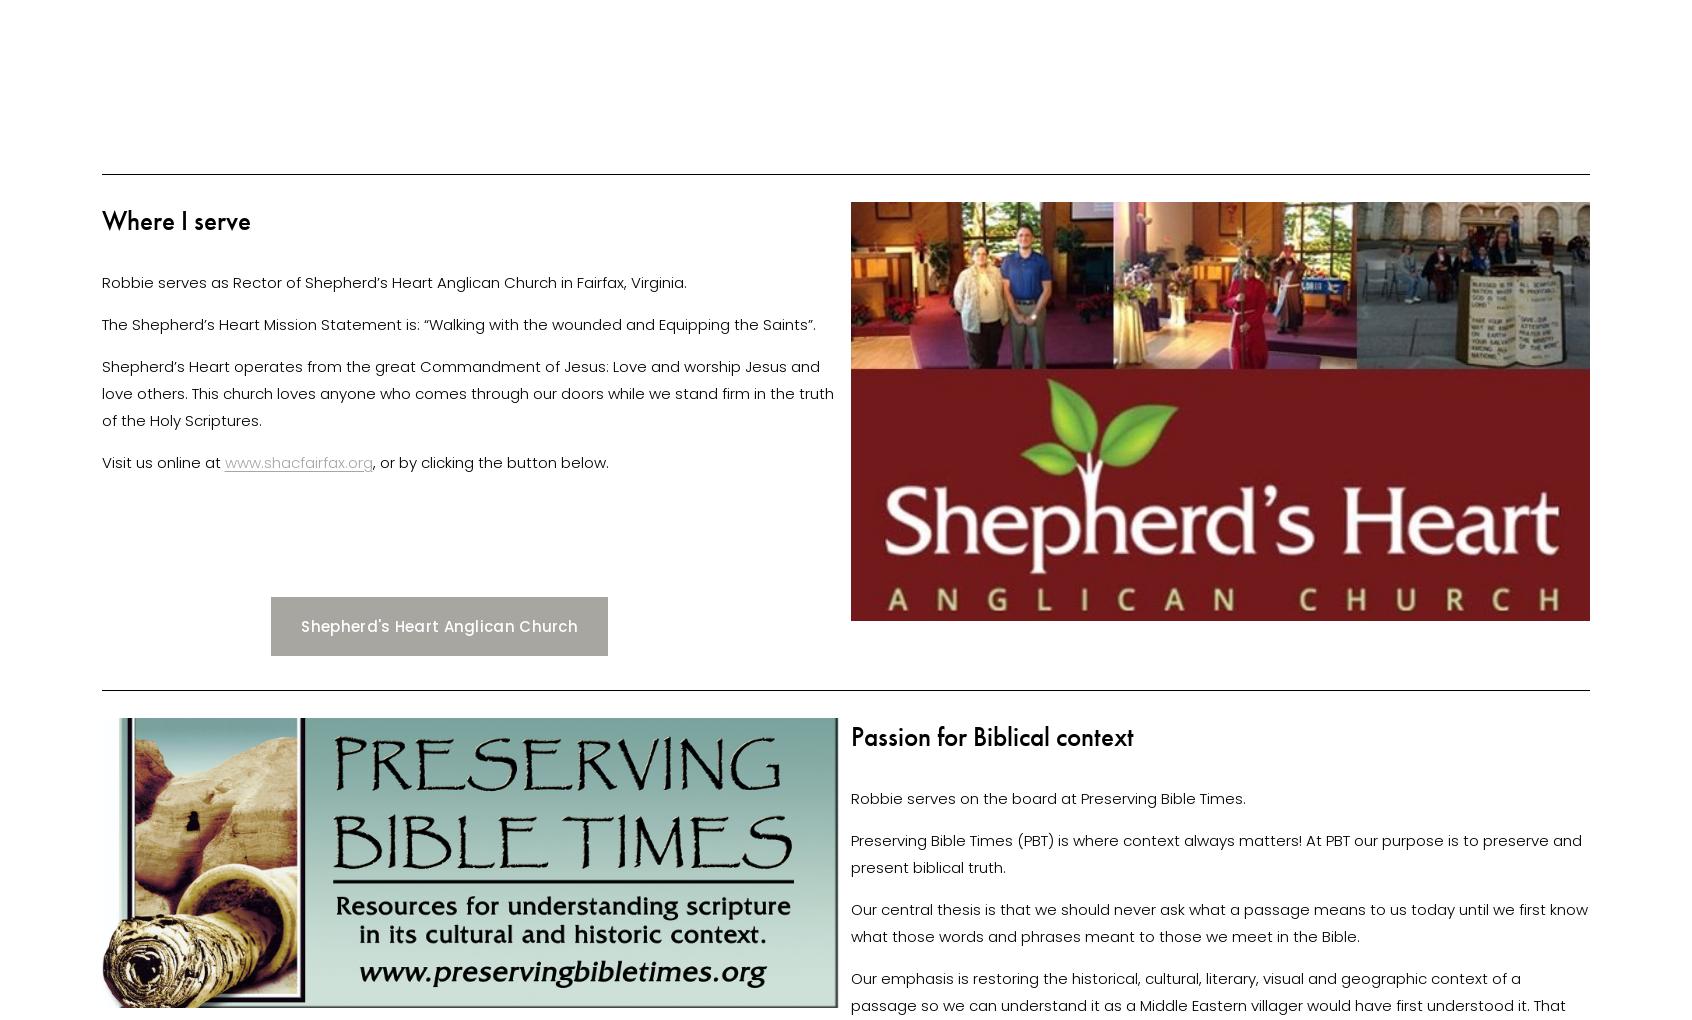 Image resolution: width=1692 pixels, height=1020 pixels. I want to click on 'Robbie serves on the board at Preserving Bible Times.', so click(1049, 796).